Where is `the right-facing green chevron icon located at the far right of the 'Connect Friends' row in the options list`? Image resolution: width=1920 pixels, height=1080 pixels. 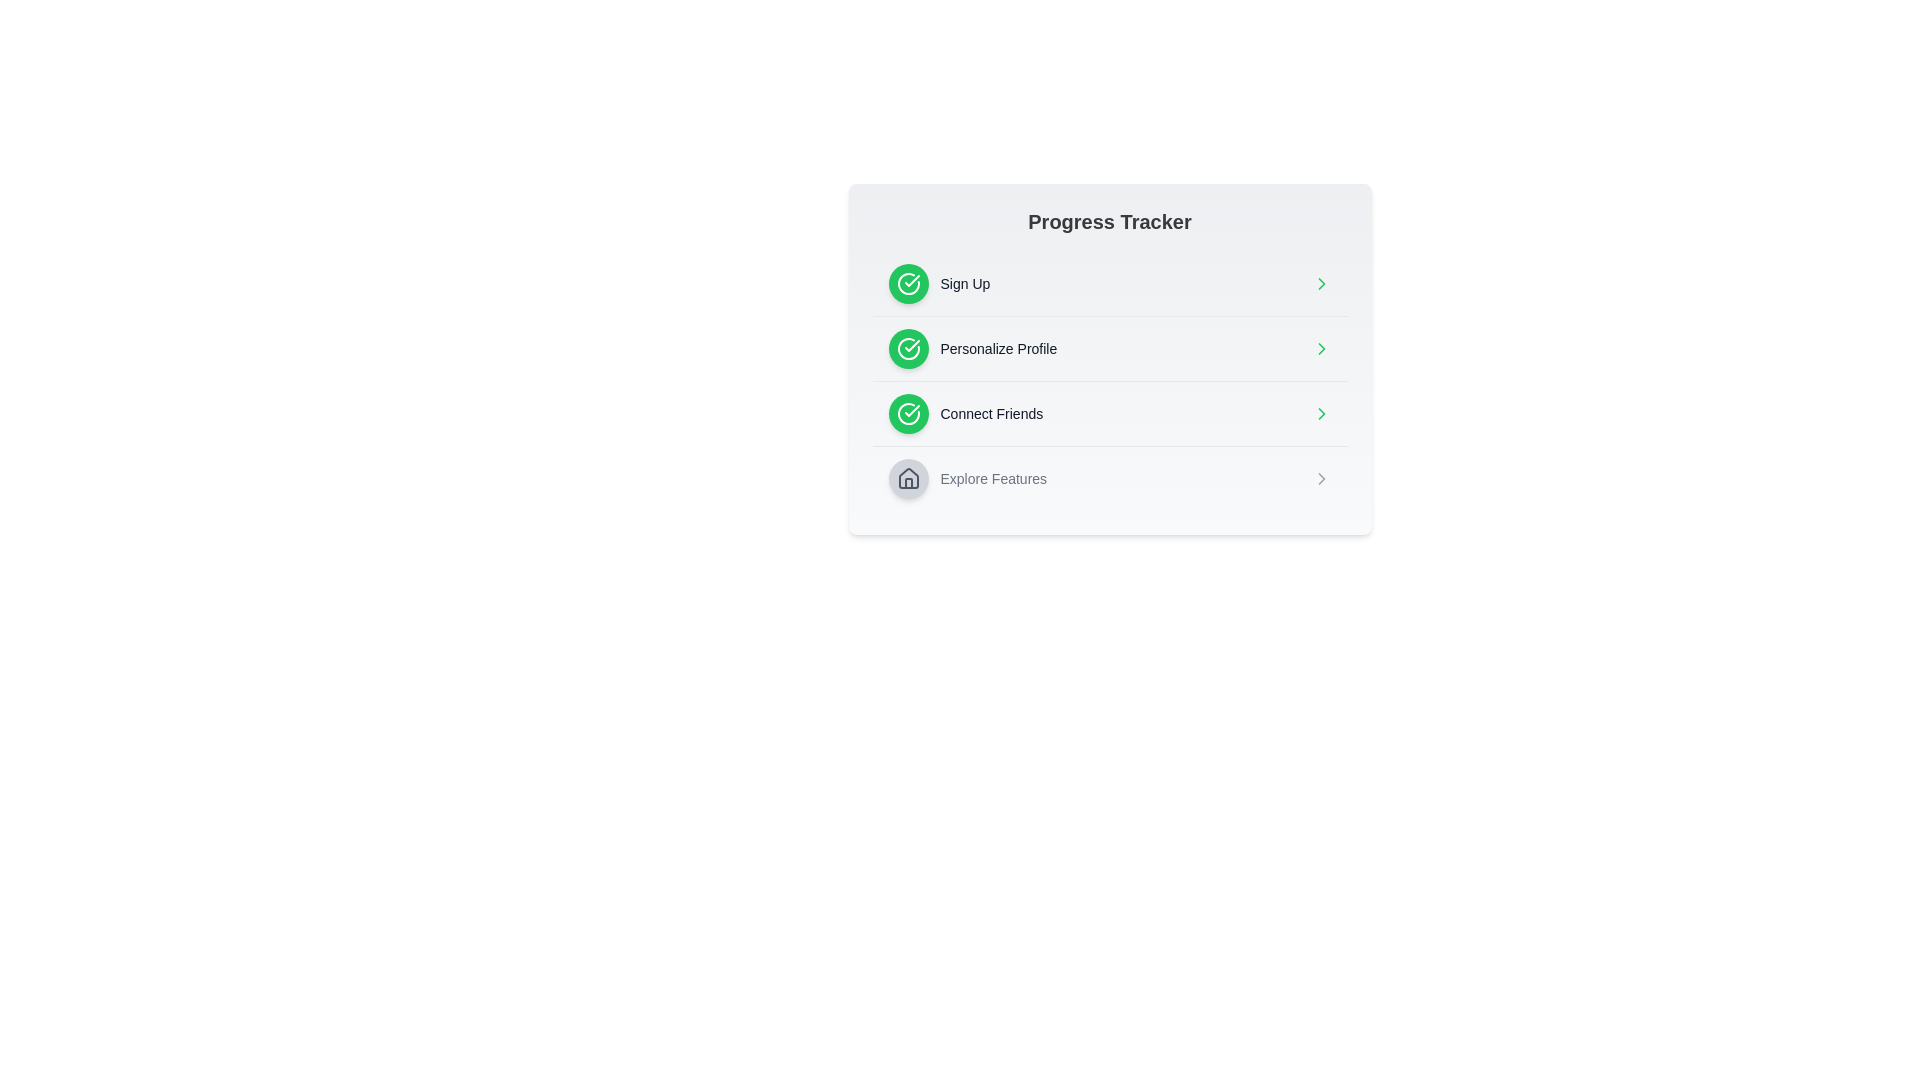
the right-facing green chevron icon located at the far right of the 'Connect Friends' row in the options list is located at coordinates (1321, 412).